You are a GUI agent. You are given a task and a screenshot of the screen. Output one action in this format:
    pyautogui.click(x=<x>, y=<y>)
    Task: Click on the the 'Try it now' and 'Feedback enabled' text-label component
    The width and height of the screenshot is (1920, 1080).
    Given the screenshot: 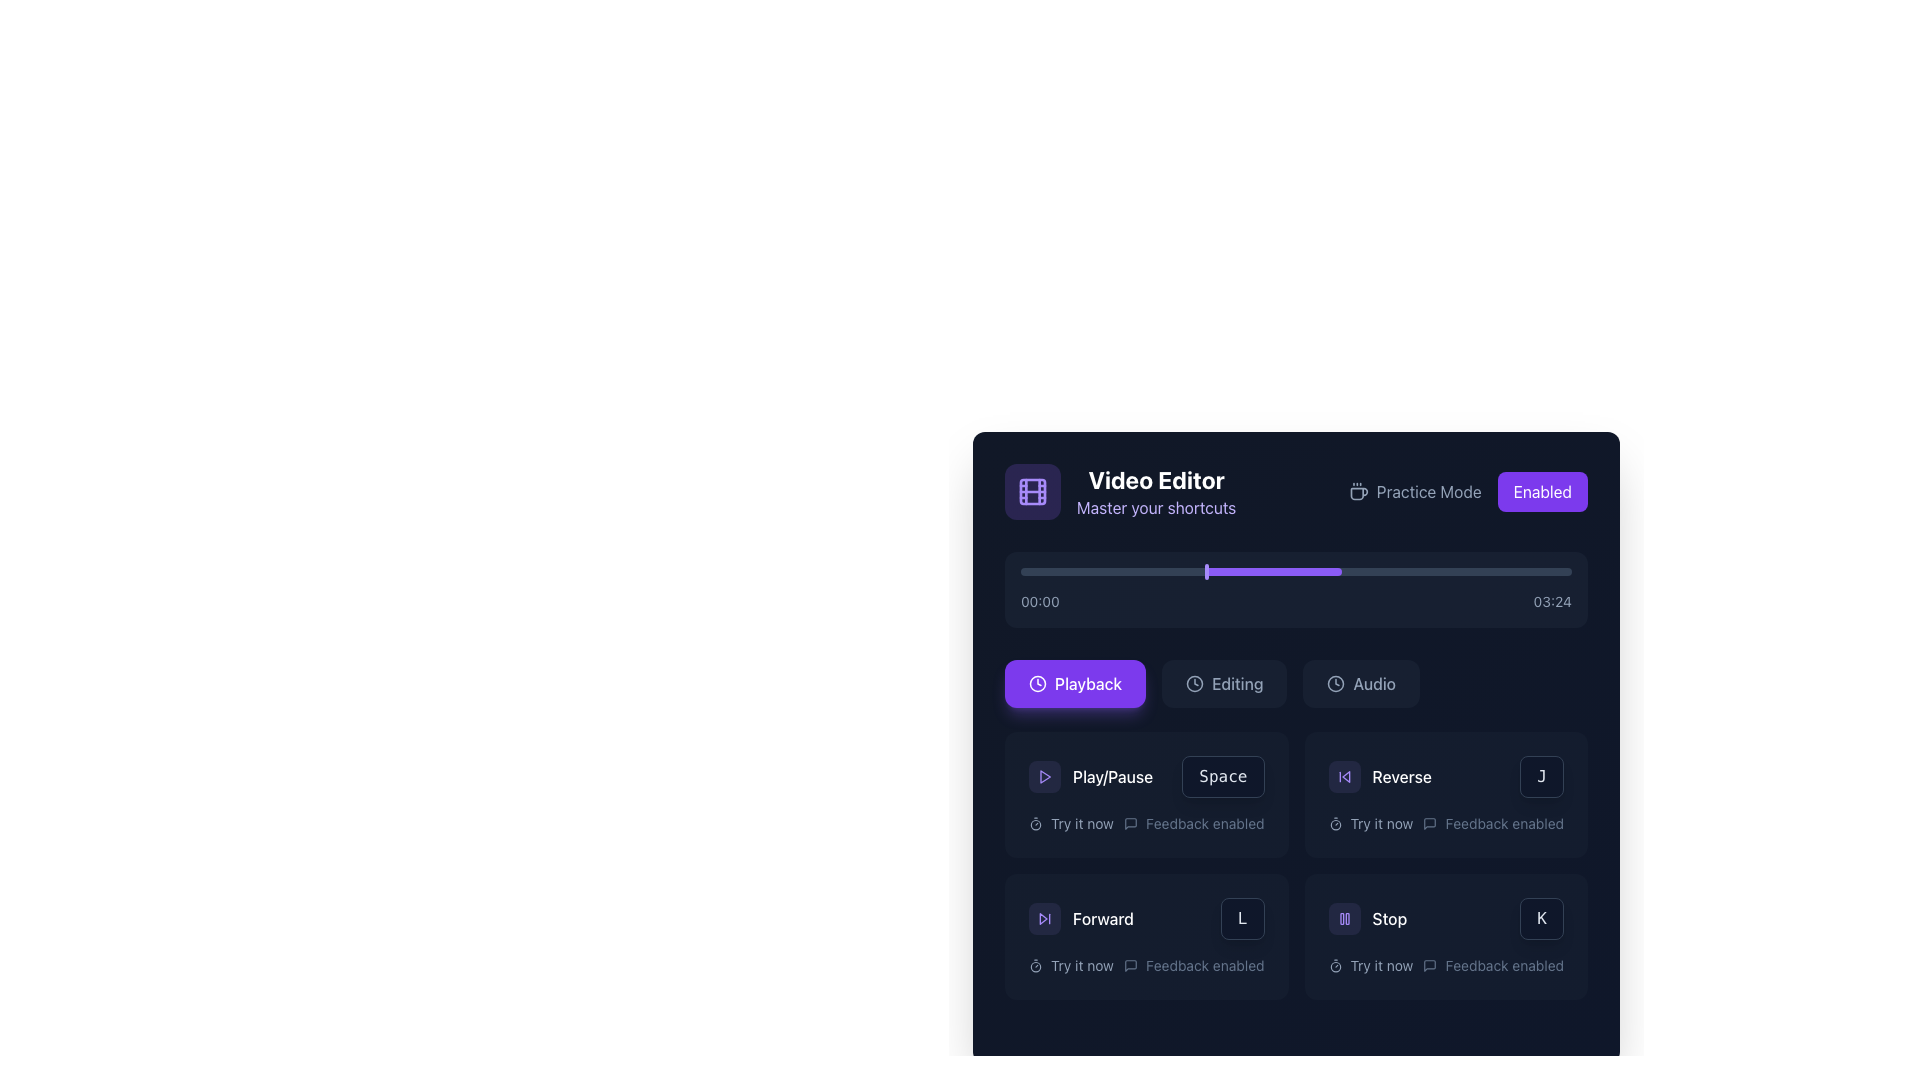 What is the action you would take?
    pyautogui.click(x=1446, y=964)
    